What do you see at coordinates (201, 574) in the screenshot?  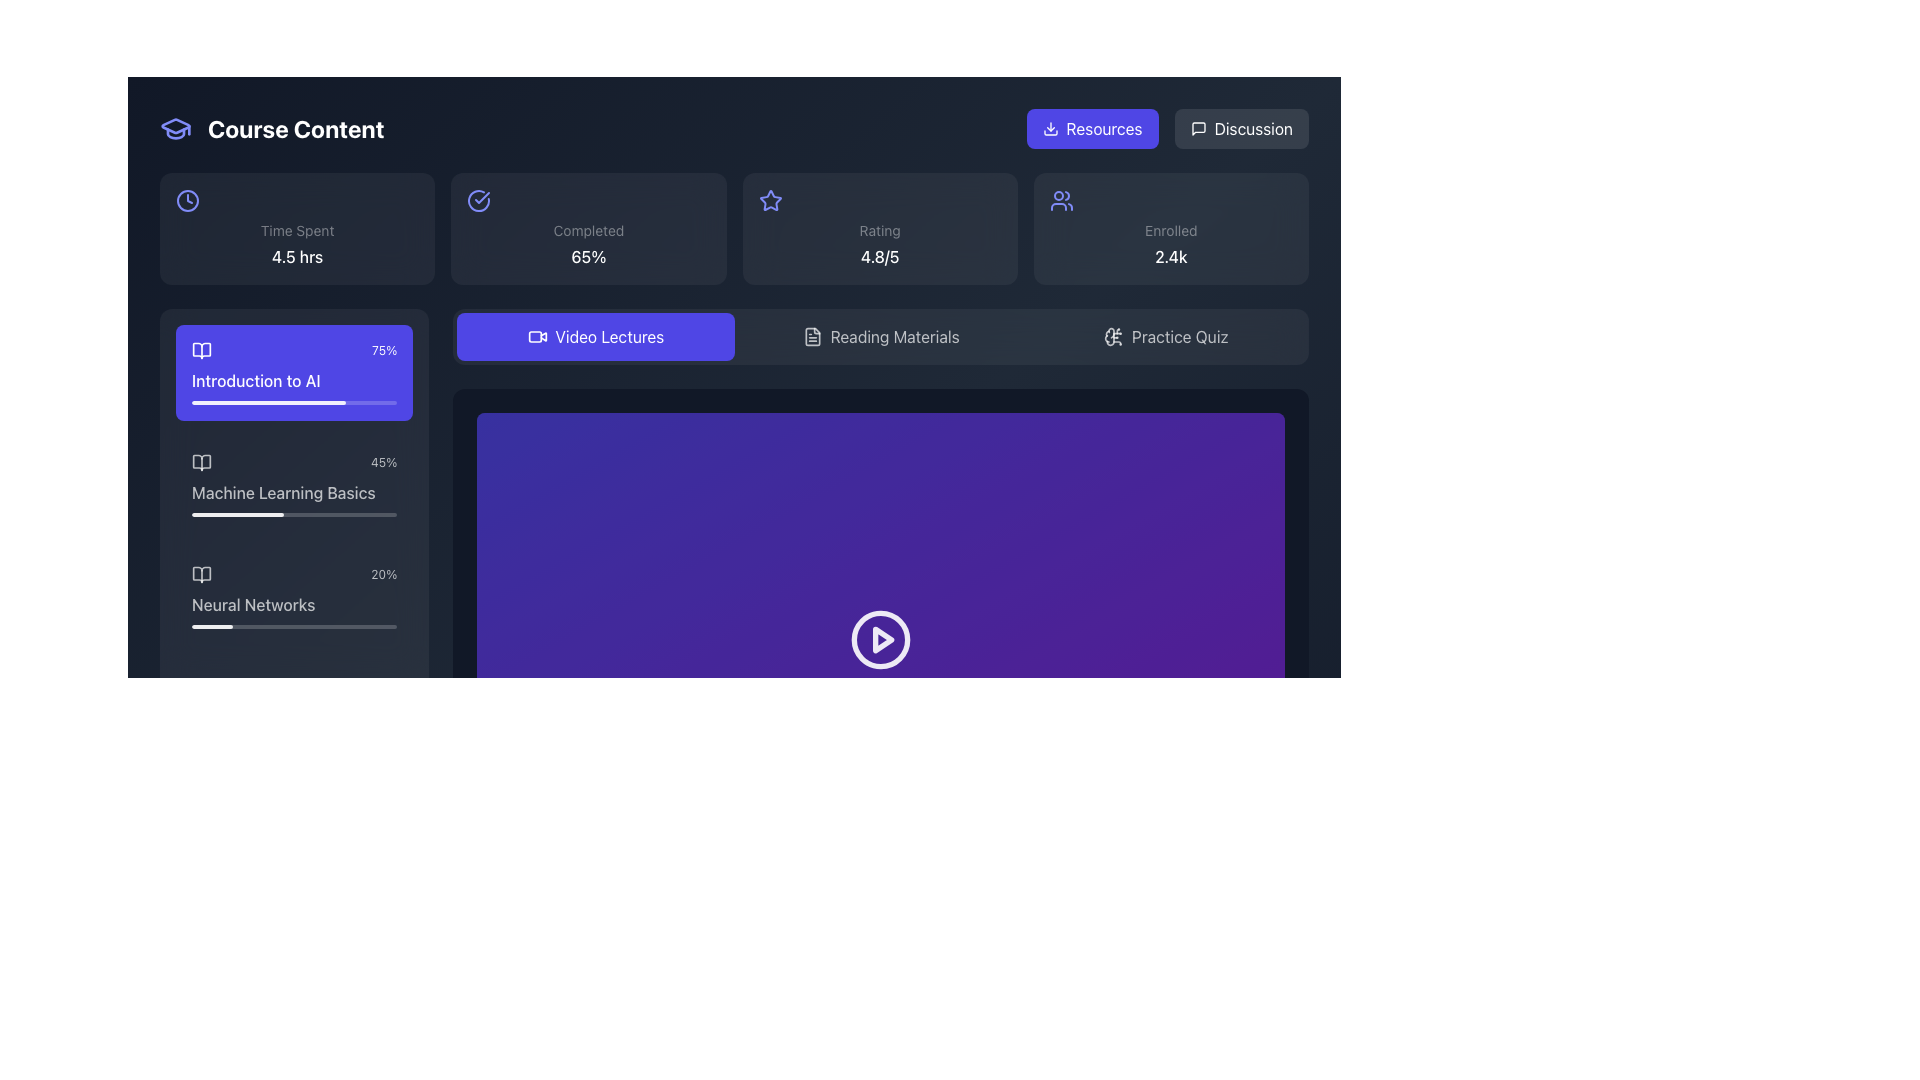 I see `the open book icon located in the left sidebar, which visually represents the 'Neural Networks' entry` at bounding box center [201, 574].